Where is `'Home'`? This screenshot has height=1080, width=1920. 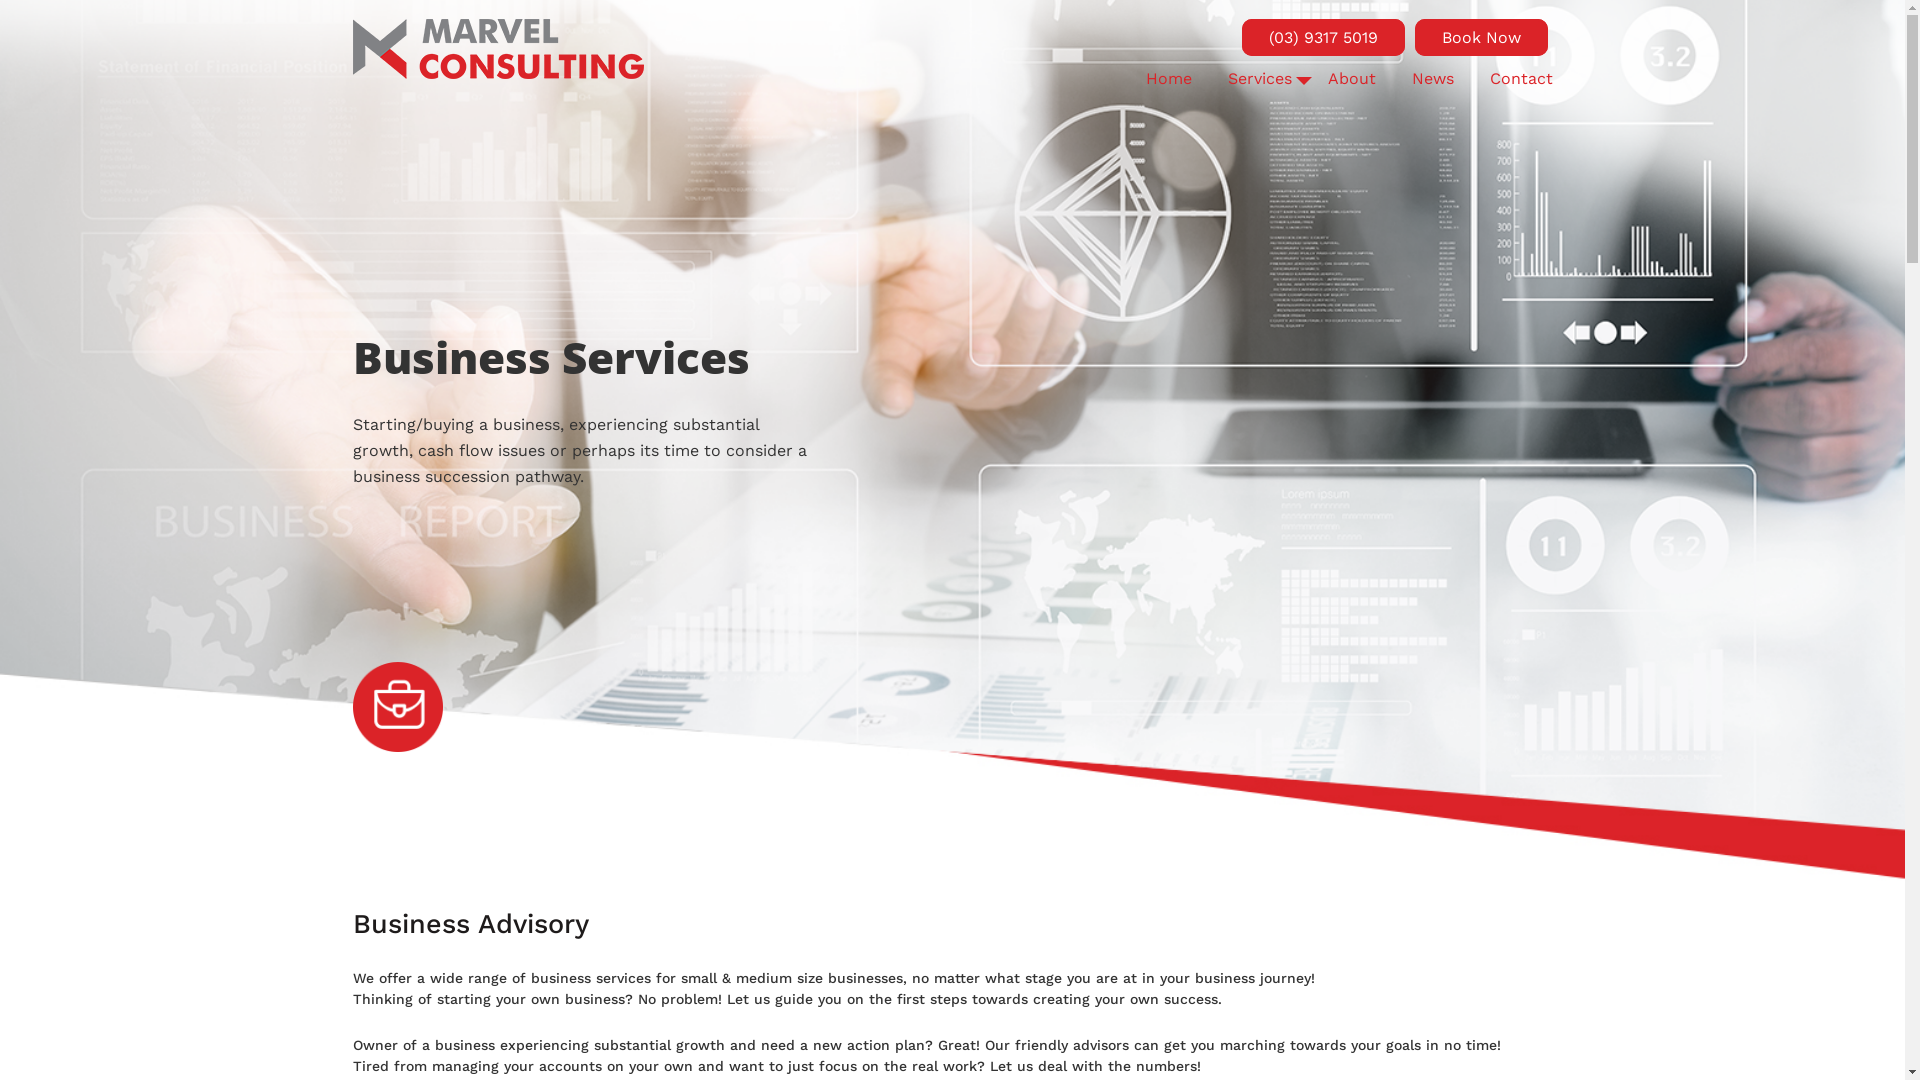
'Home' is located at coordinates (1169, 77).